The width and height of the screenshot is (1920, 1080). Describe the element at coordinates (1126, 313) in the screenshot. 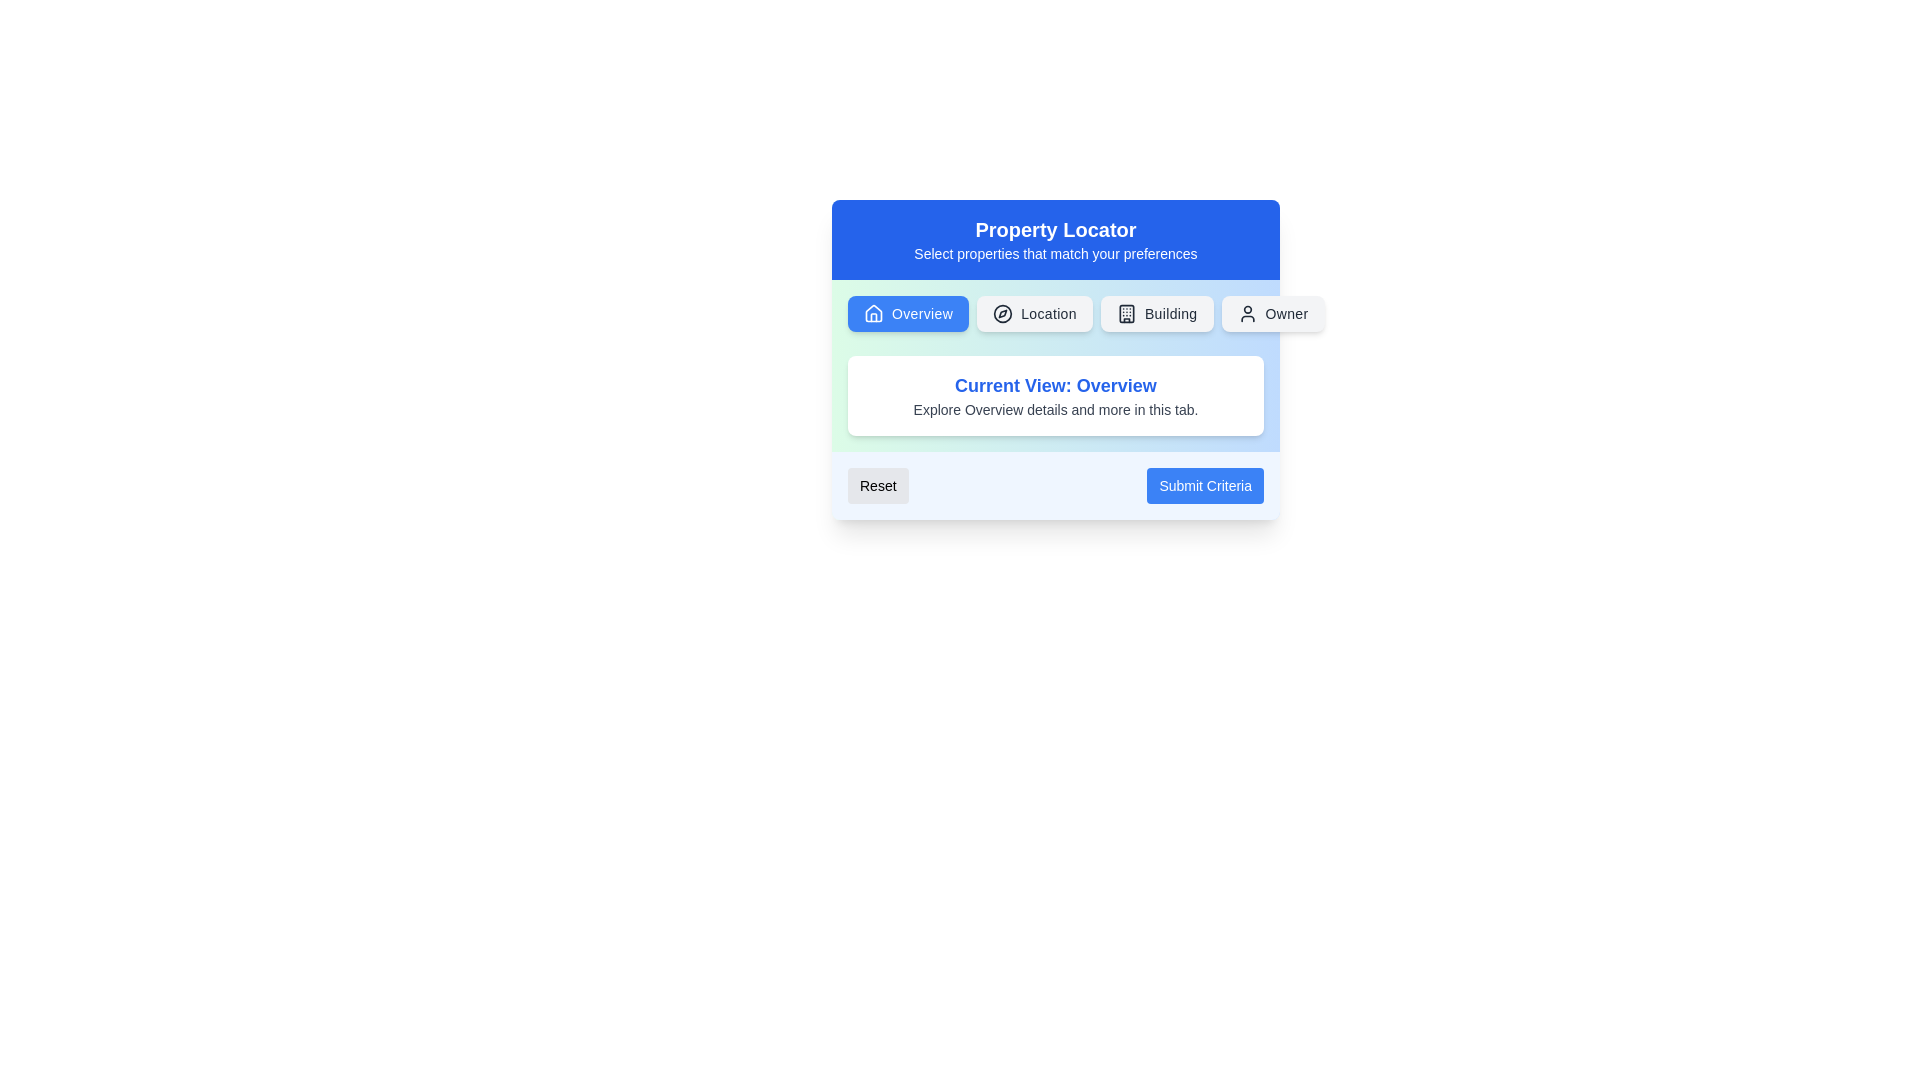

I see `the rectangle within the building icon in the navigation bar under 'Property Locator'` at that location.